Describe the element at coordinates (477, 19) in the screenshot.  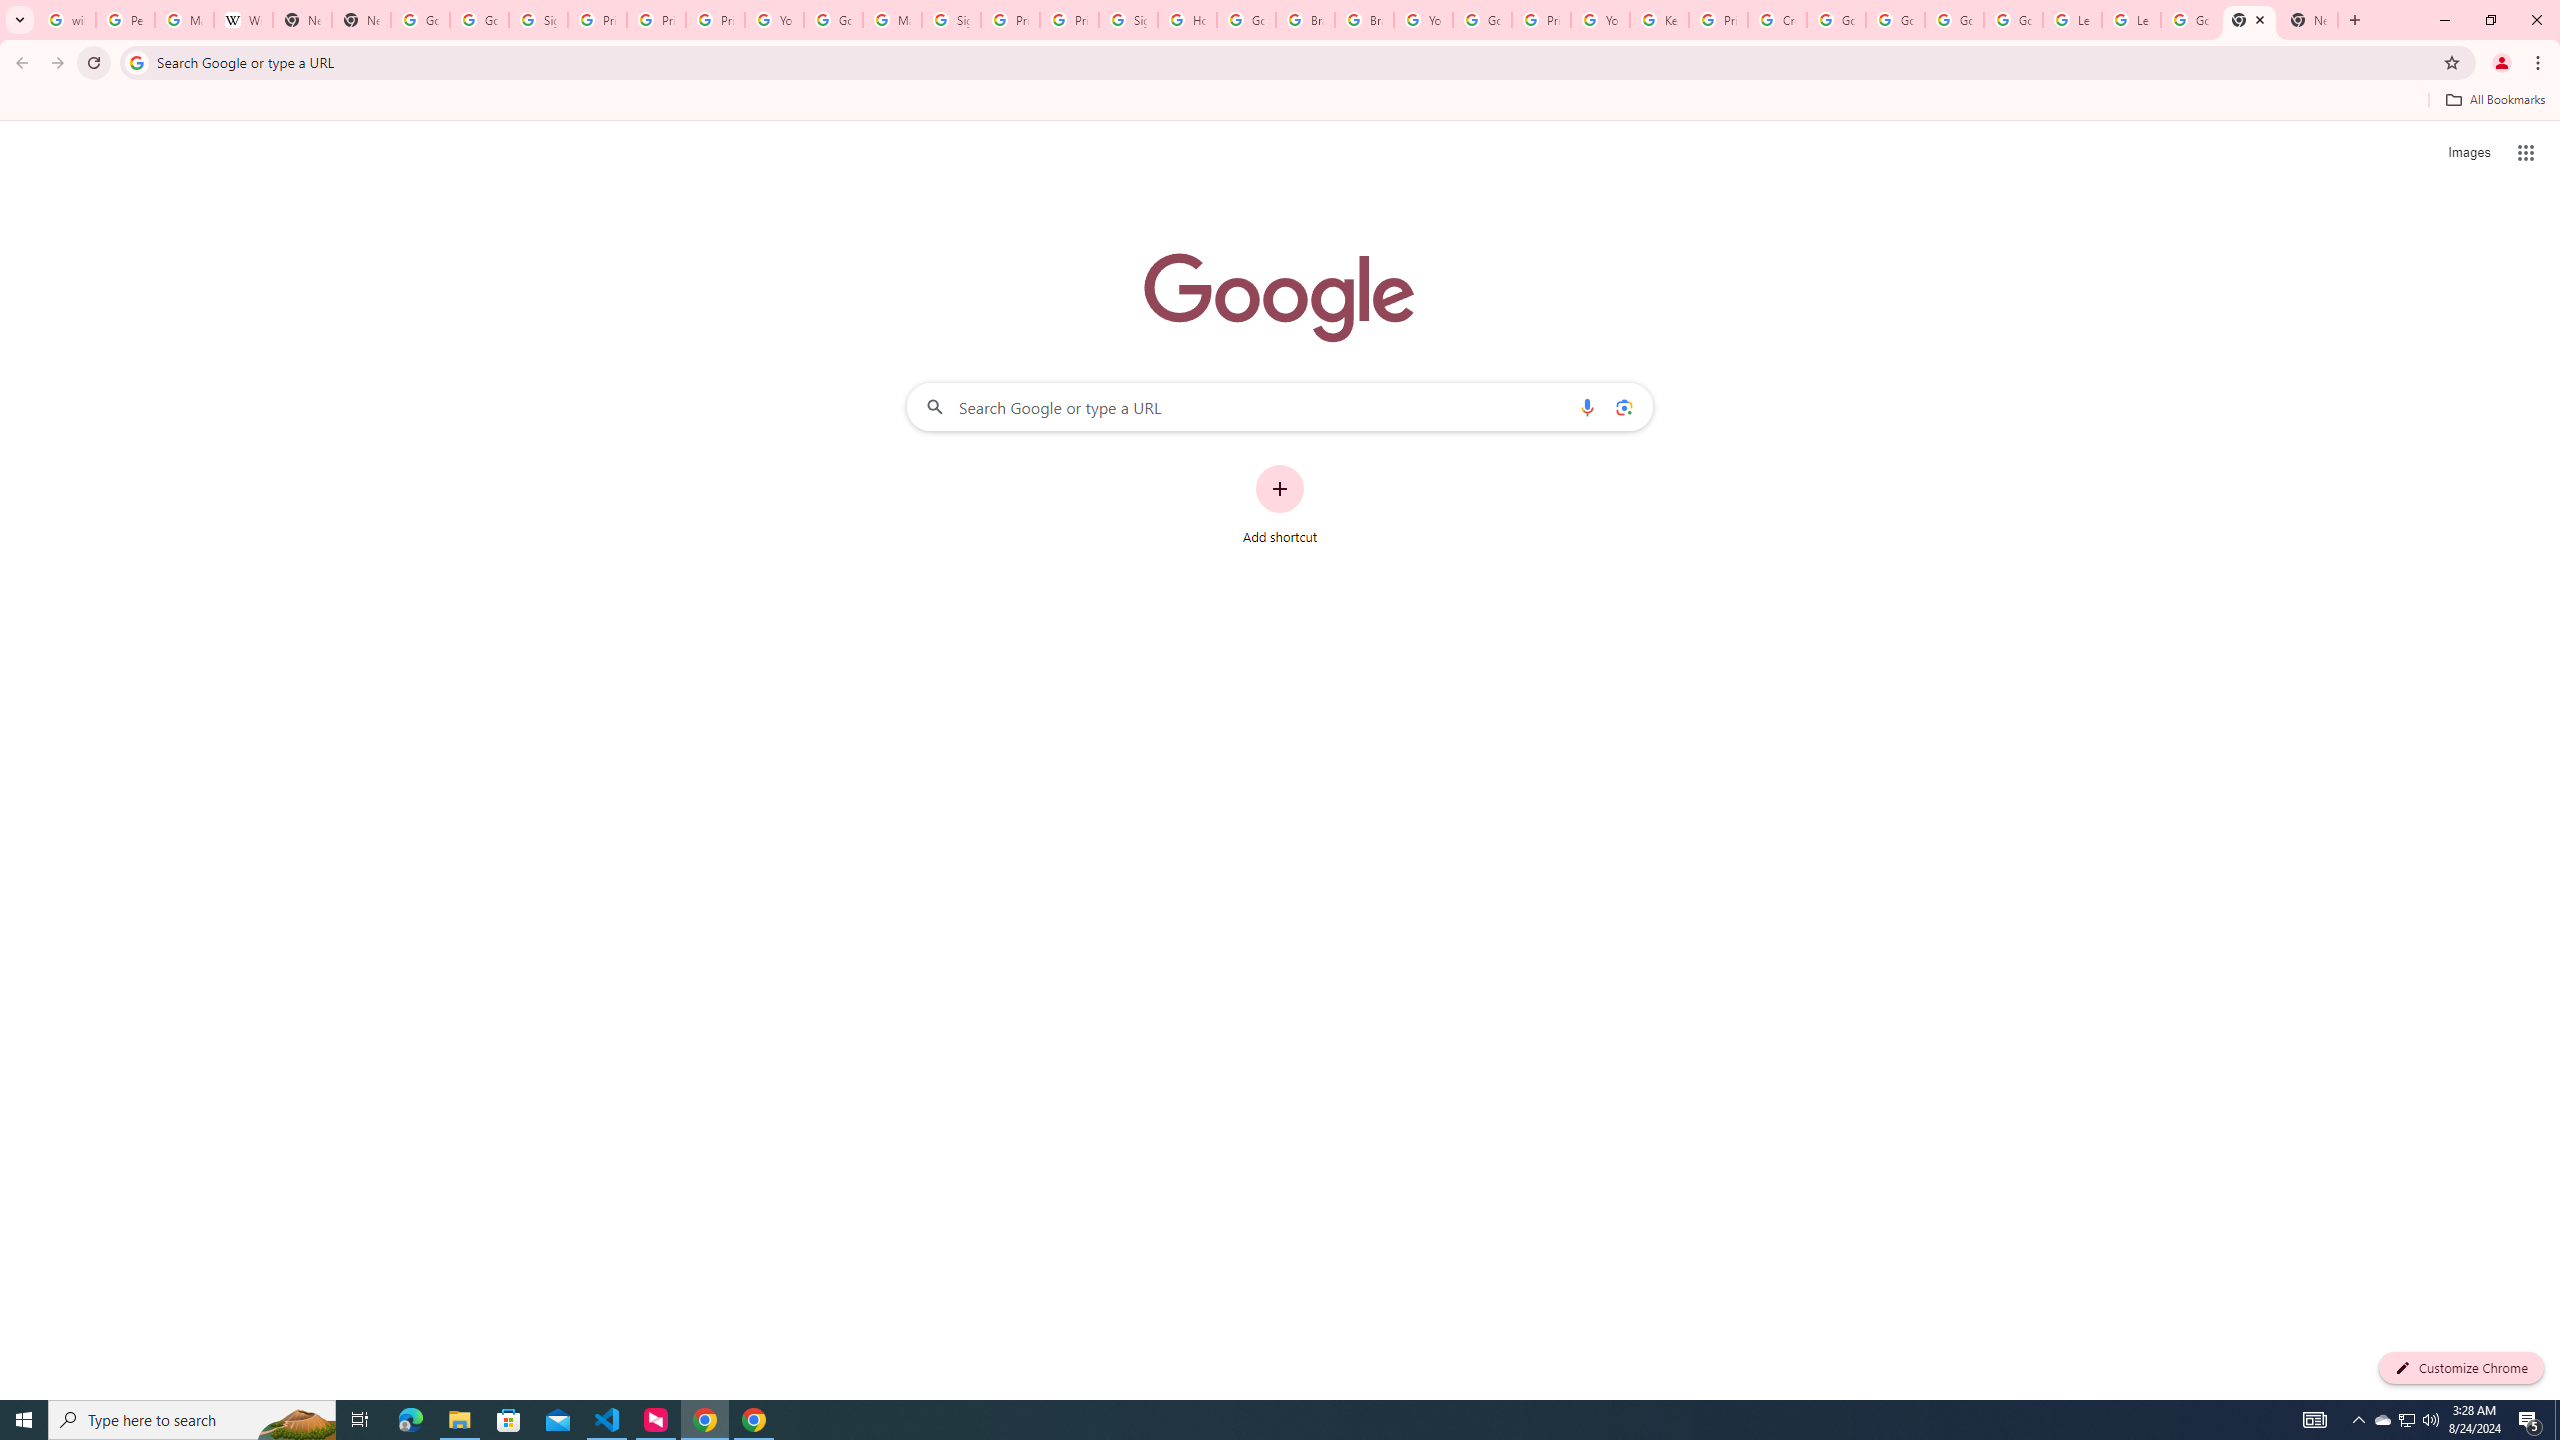
I see `'Google Drive: Sign-in'` at that location.